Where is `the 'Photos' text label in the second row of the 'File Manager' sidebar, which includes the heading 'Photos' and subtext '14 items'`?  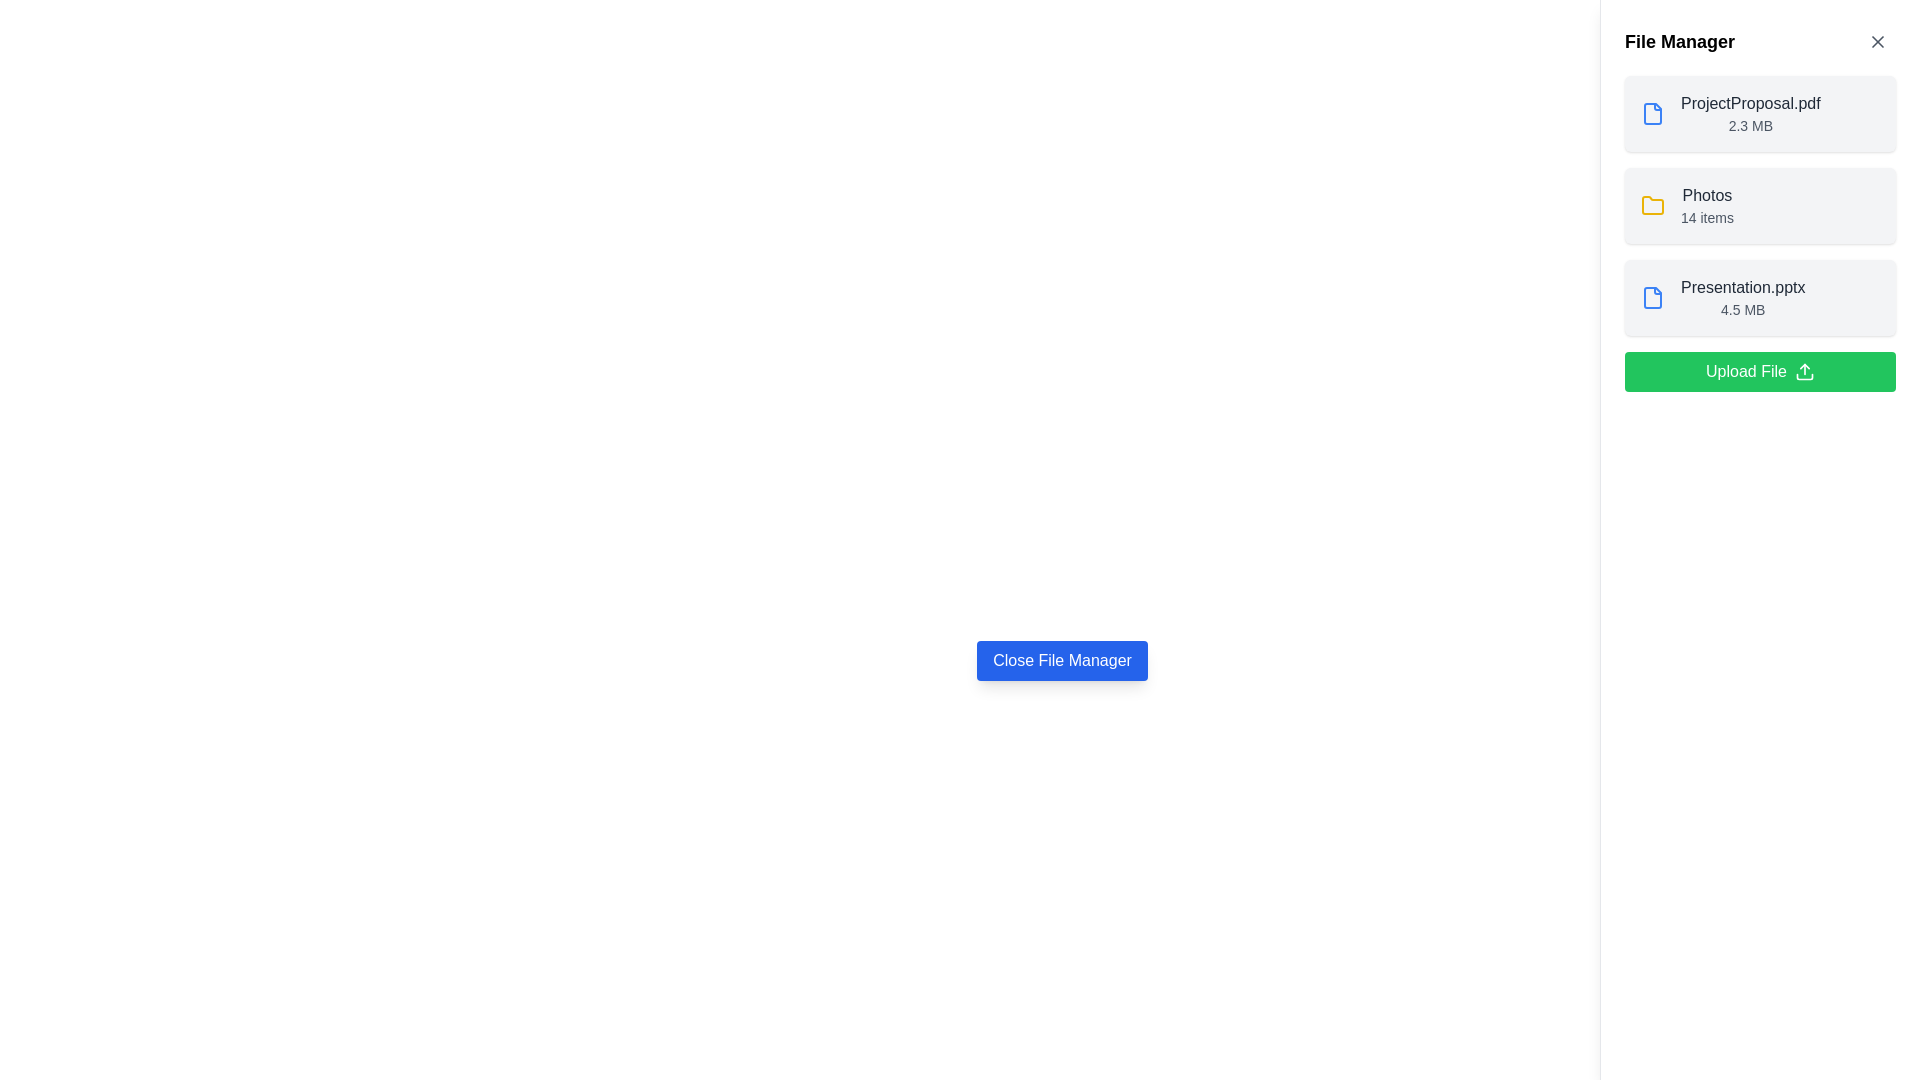 the 'Photos' text label in the second row of the 'File Manager' sidebar, which includes the heading 'Photos' and subtext '14 items' is located at coordinates (1706, 205).